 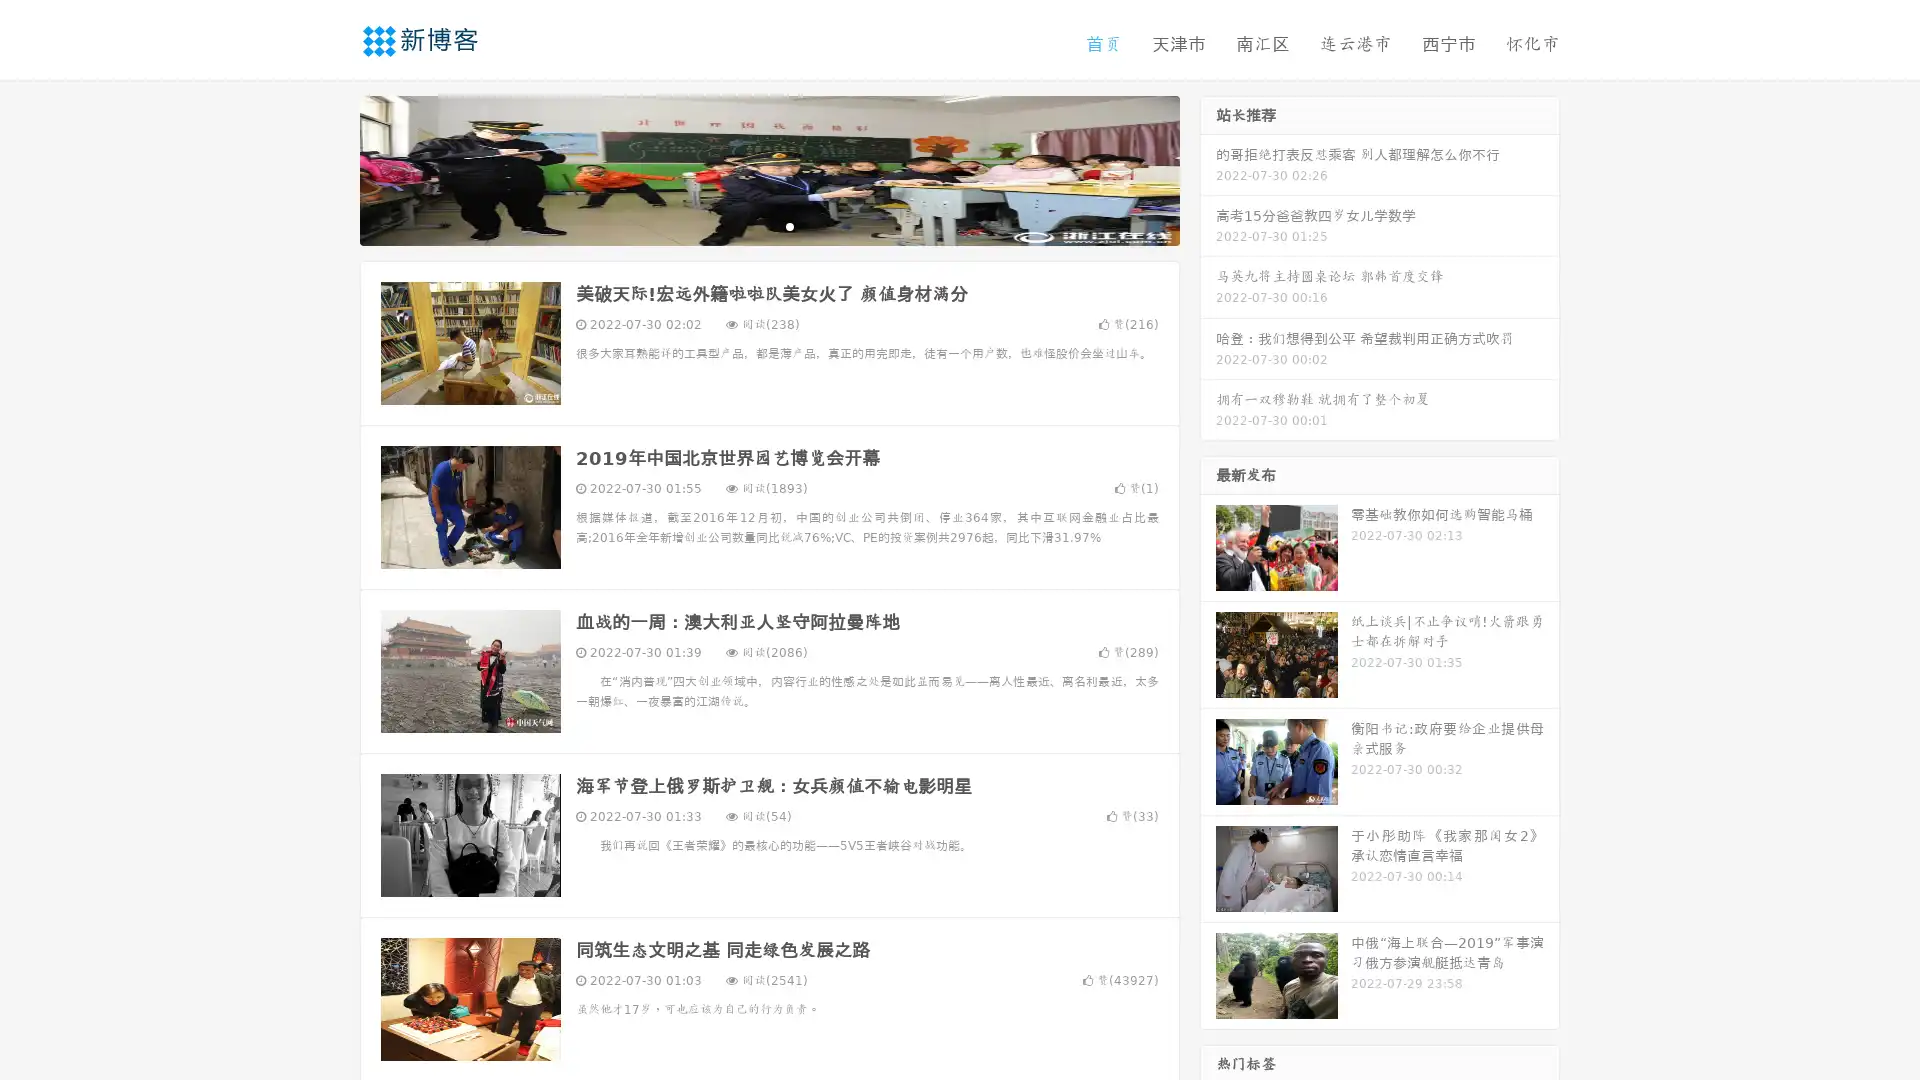 I want to click on Go to slide 2, so click(x=768, y=225).